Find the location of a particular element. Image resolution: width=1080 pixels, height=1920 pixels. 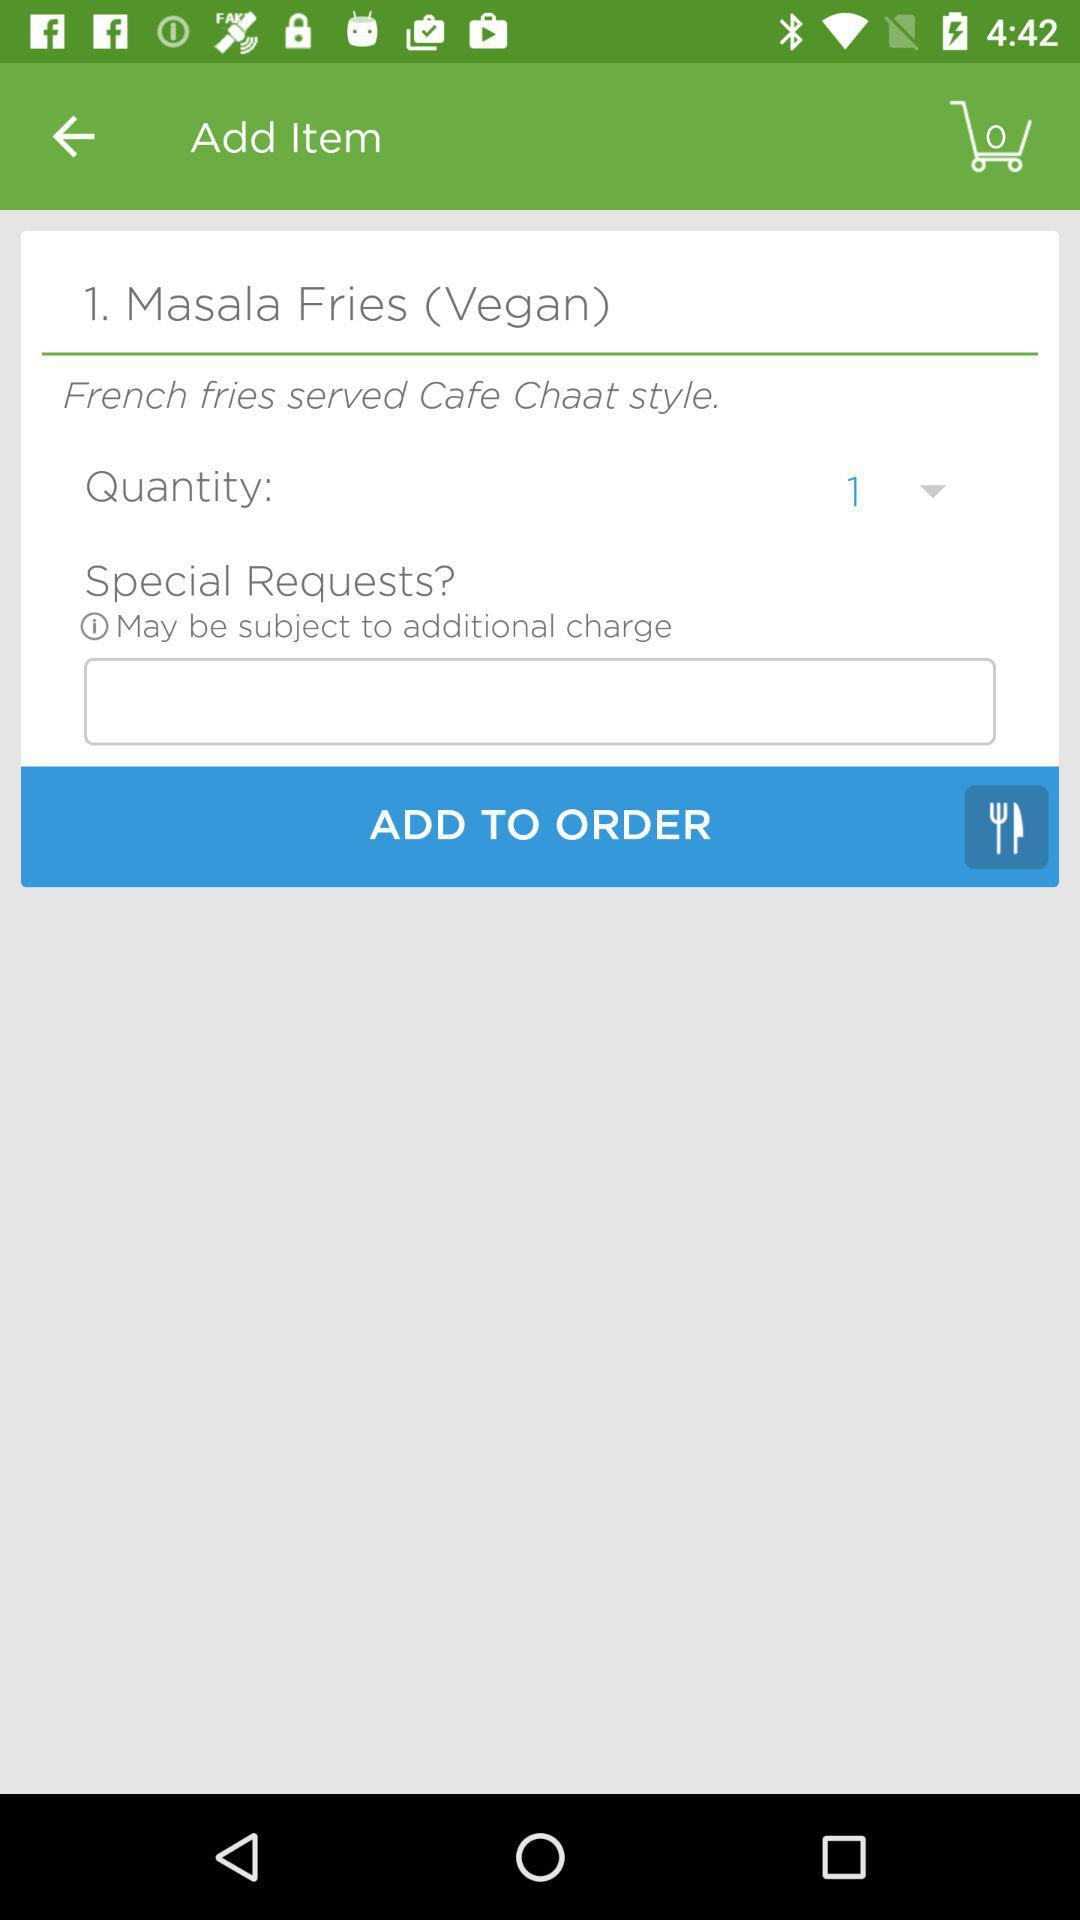

text is located at coordinates (540, 701).